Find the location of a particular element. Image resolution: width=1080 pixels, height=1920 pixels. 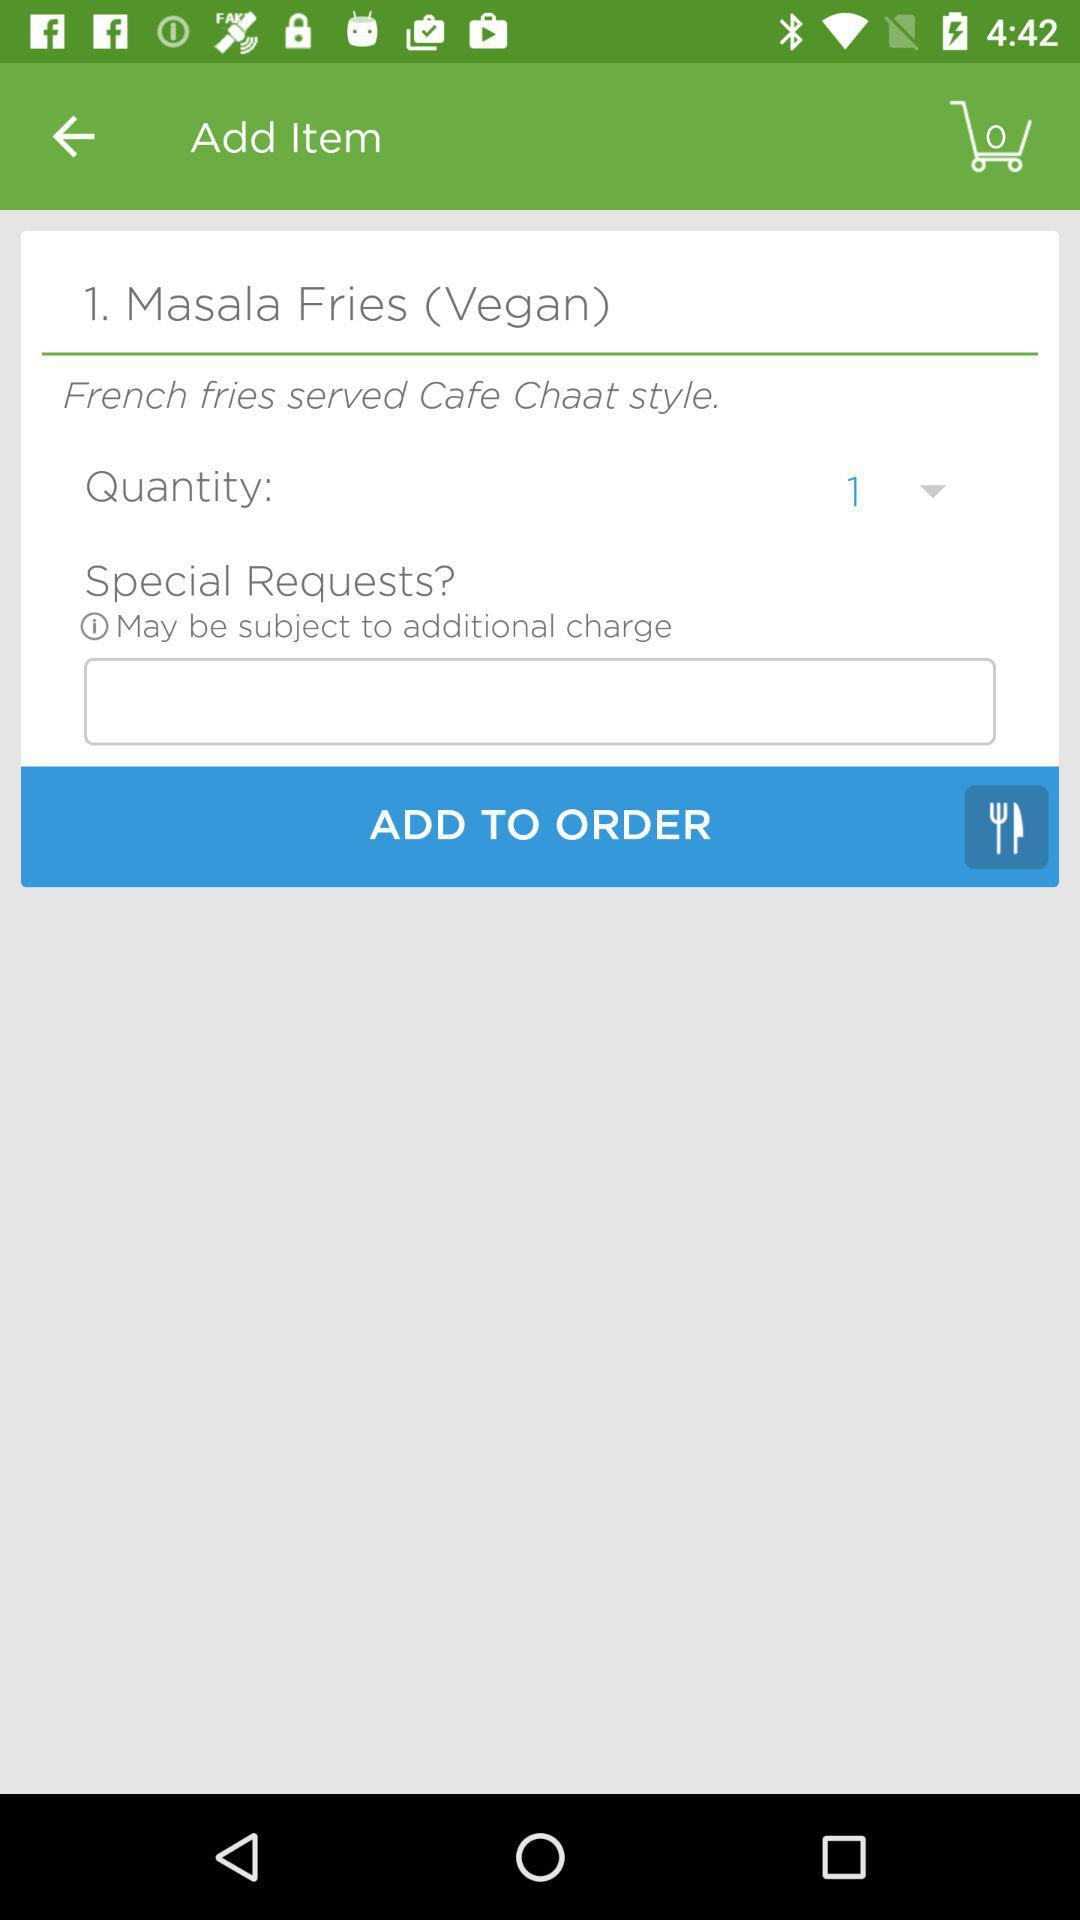

text is located at coordinates (540, 701).